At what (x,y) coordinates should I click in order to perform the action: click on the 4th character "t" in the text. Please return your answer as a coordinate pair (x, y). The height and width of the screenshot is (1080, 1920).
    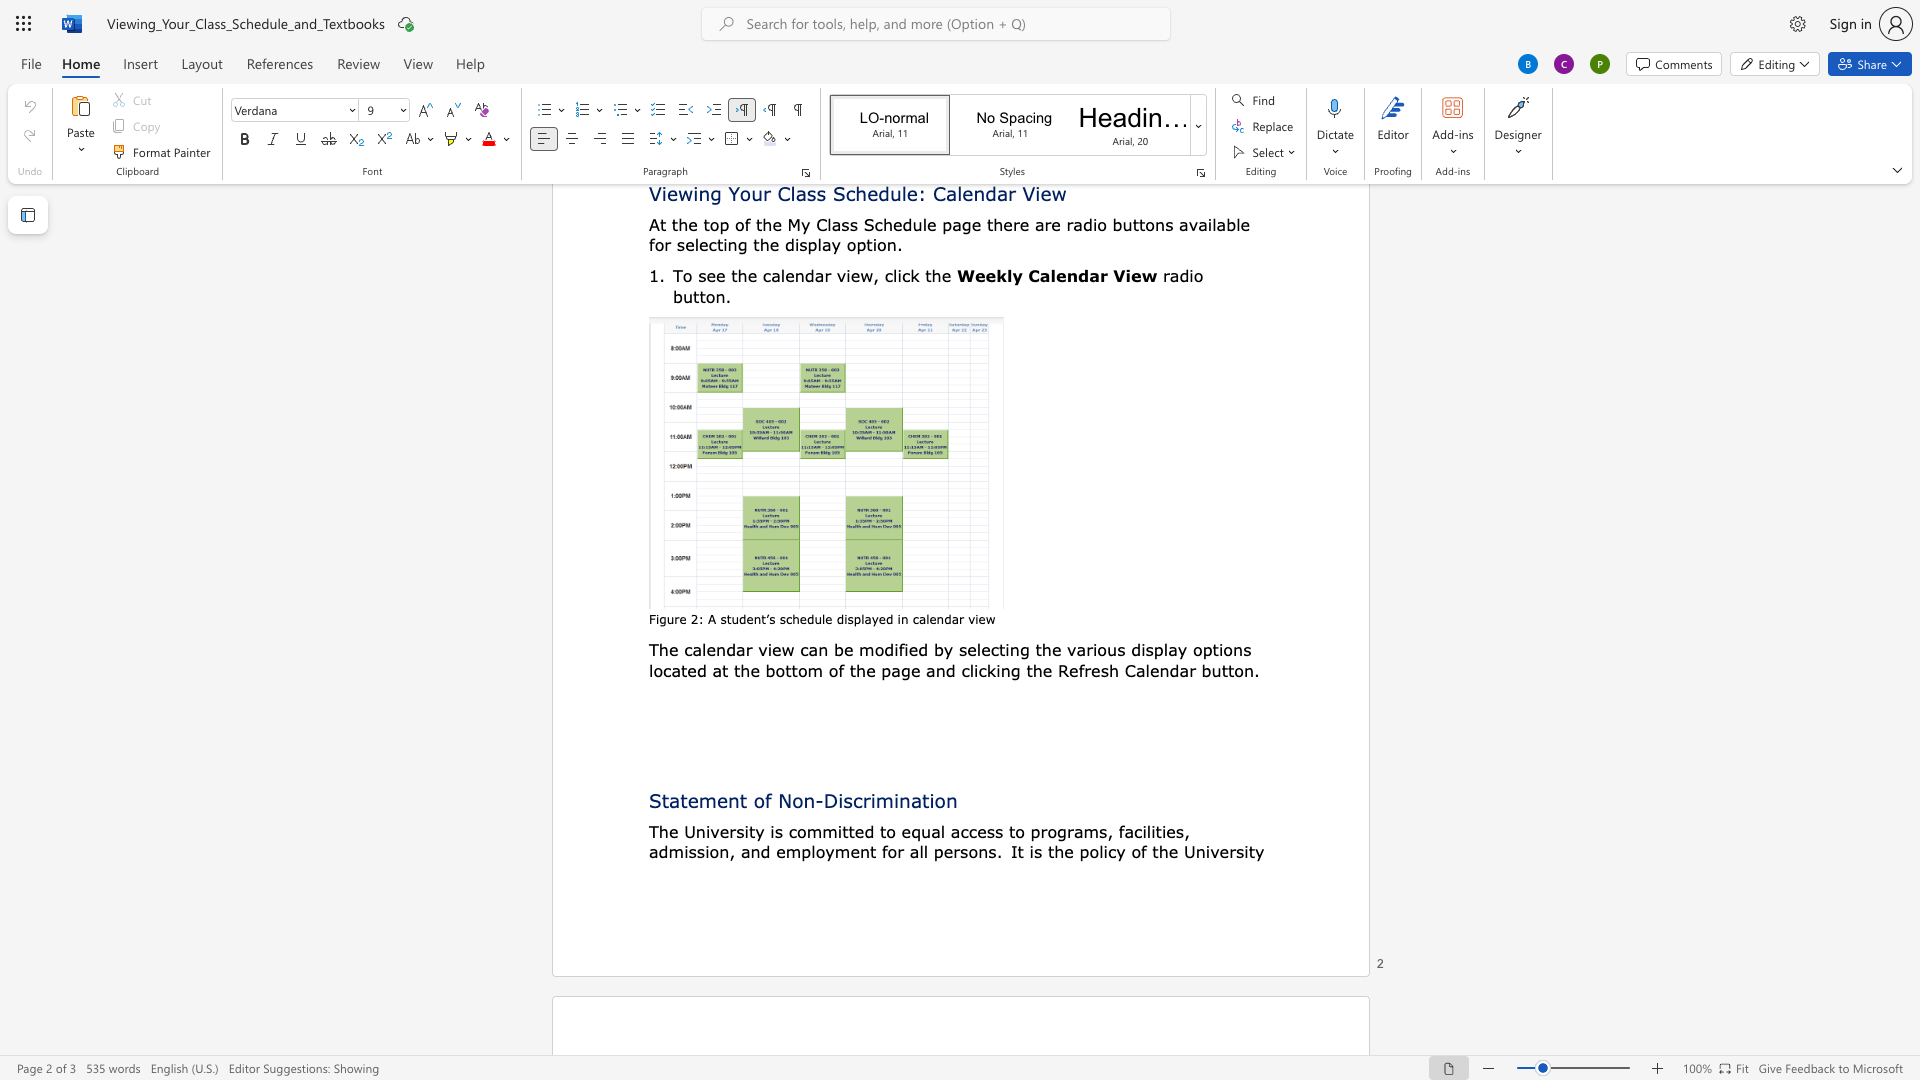
    Looking at the image, I should click on (793, 670).